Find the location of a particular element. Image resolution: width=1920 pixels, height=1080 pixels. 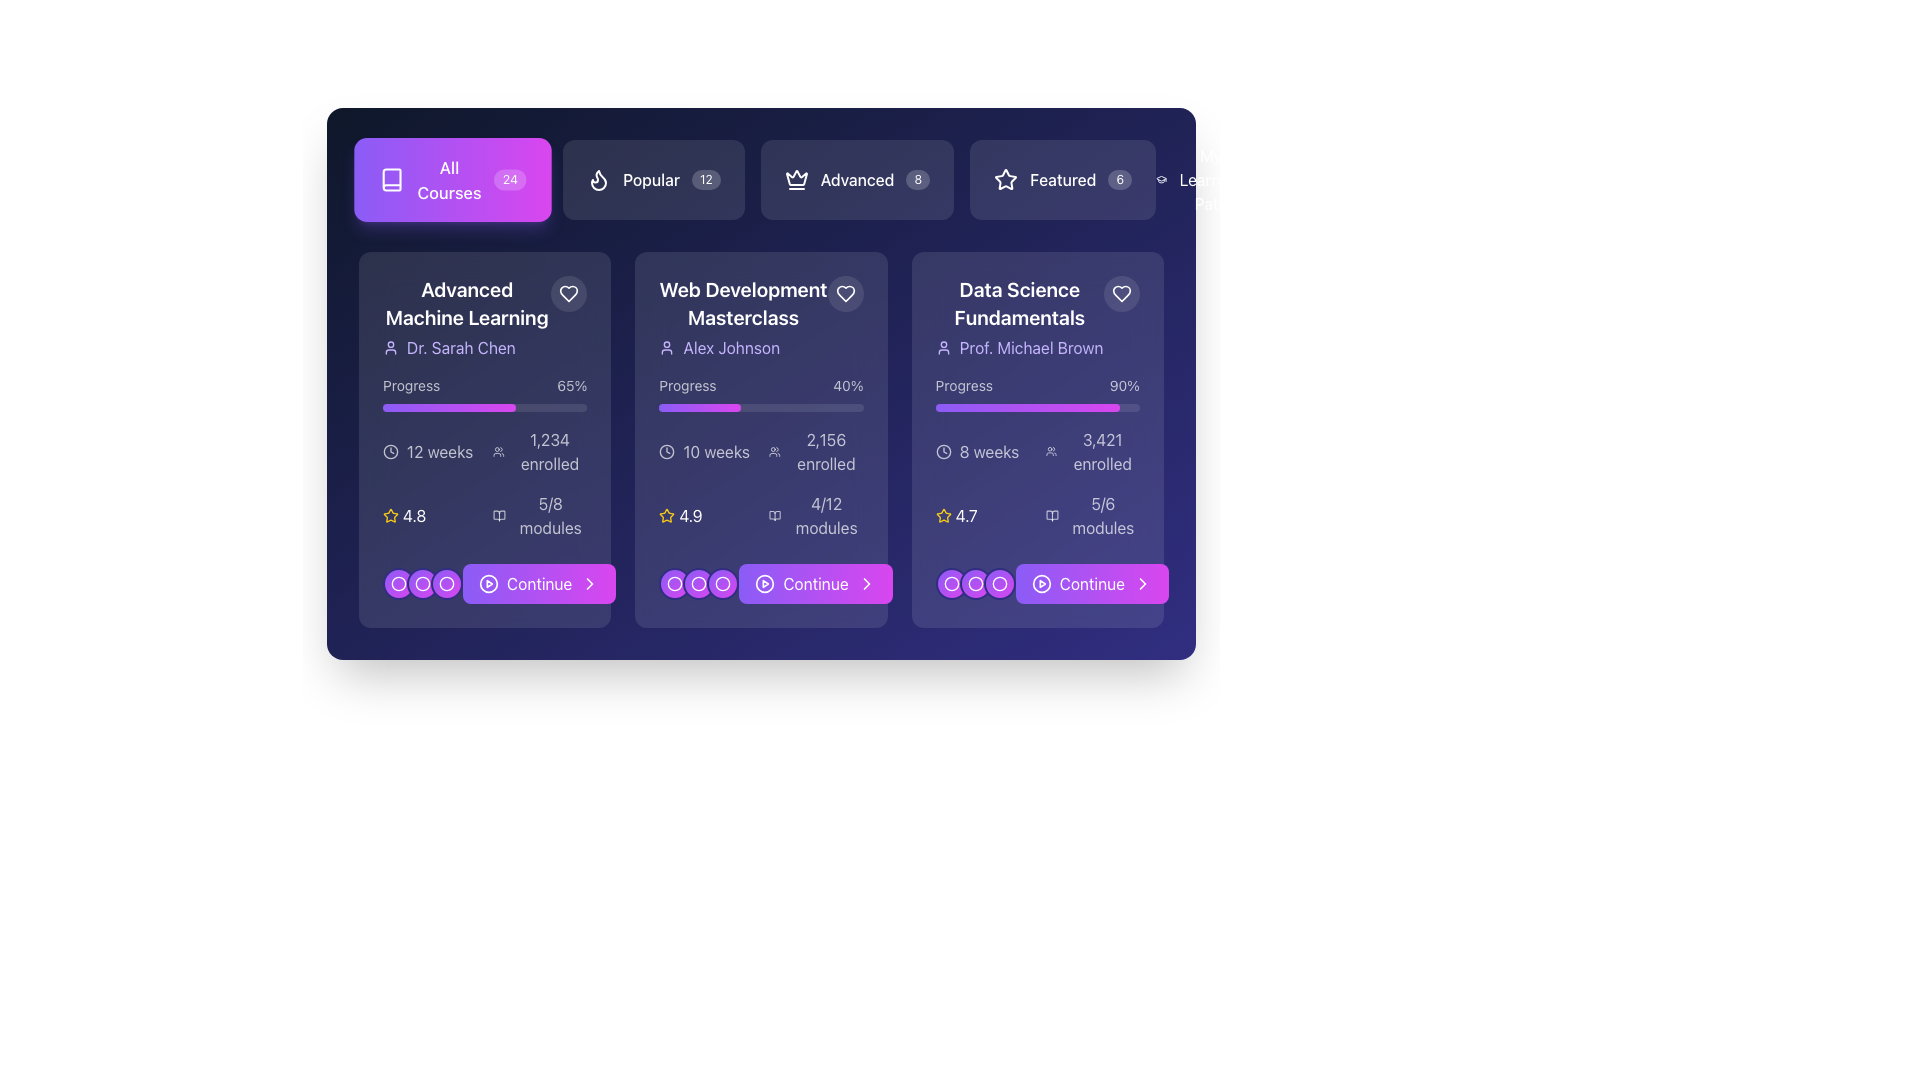

the visual information of the filled progress bar segment indicating 65% completion for the 'Advanced Machine Learning' course, located below the 'Progress' label is located at coordinates (448, 407).